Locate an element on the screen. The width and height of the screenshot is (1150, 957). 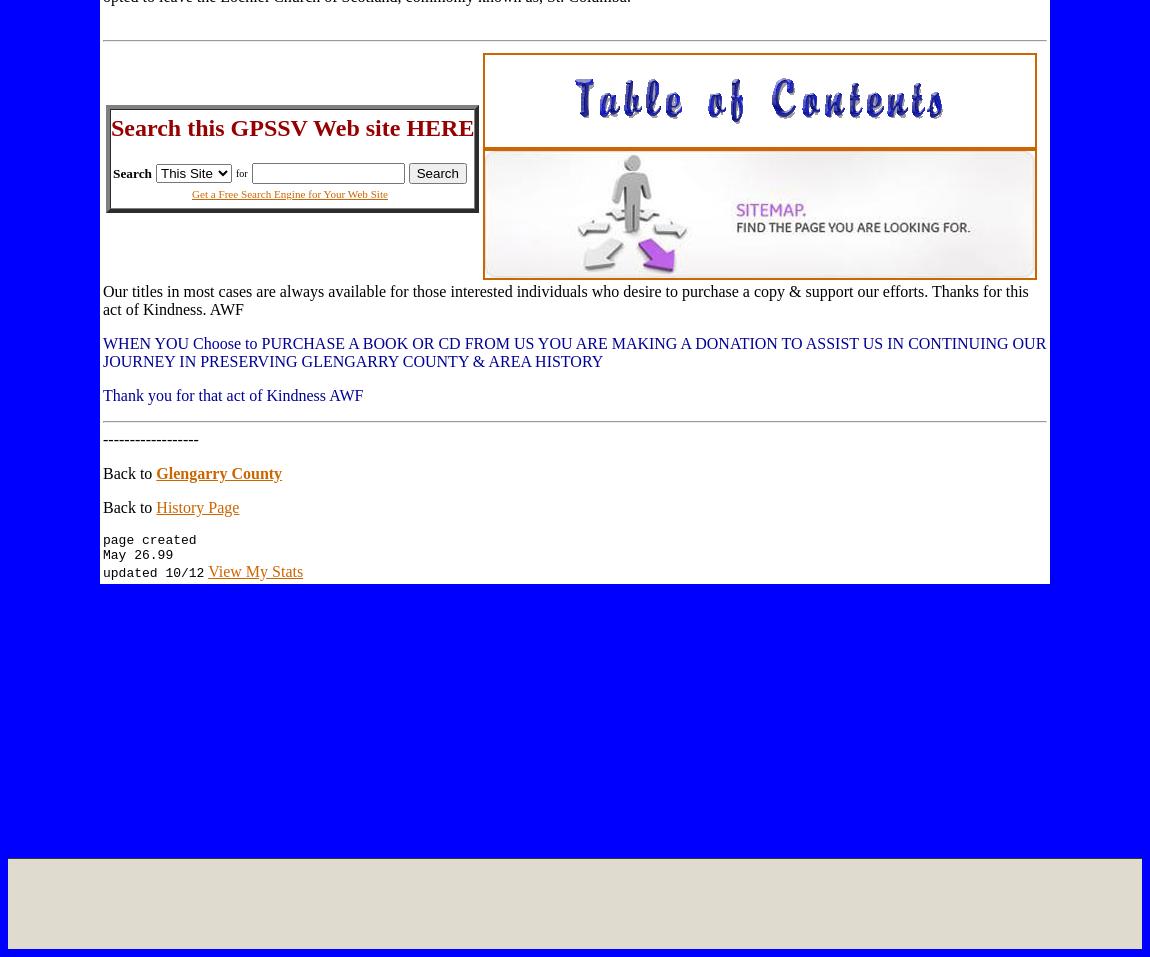
'------------------' is located at coordinates (149, 438).